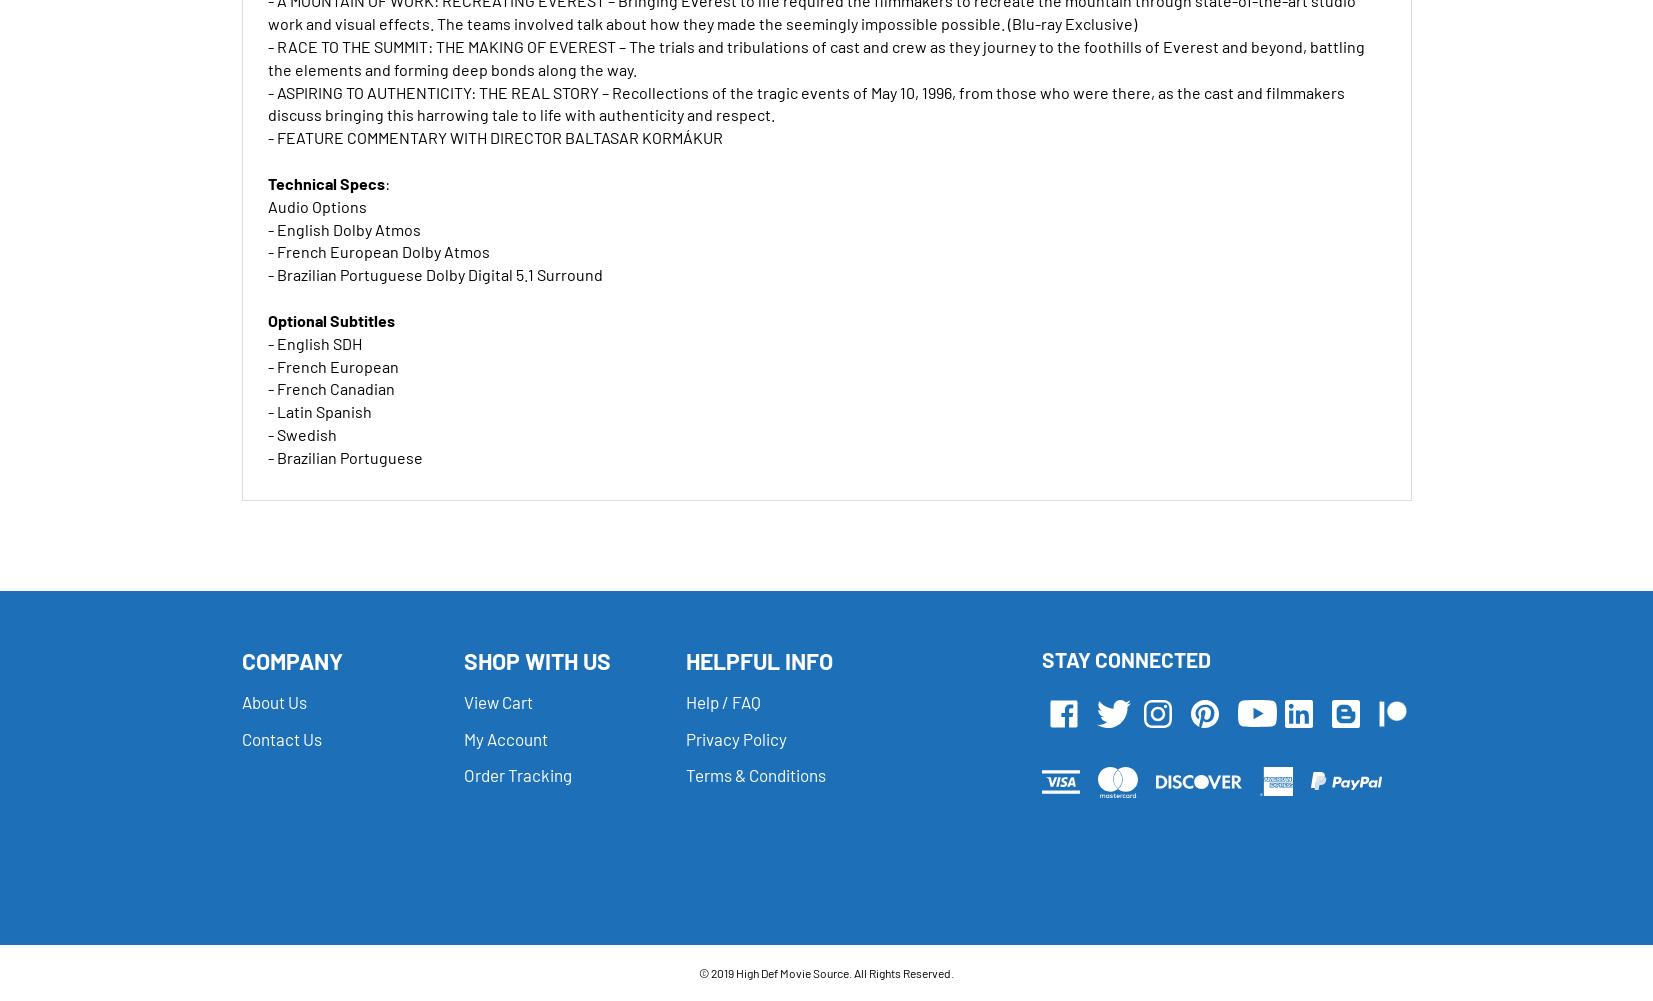 Image resolution: width=1653 pixels, height=1001 pixels. I want to click on 'Order Tracking', so click(516, 773).